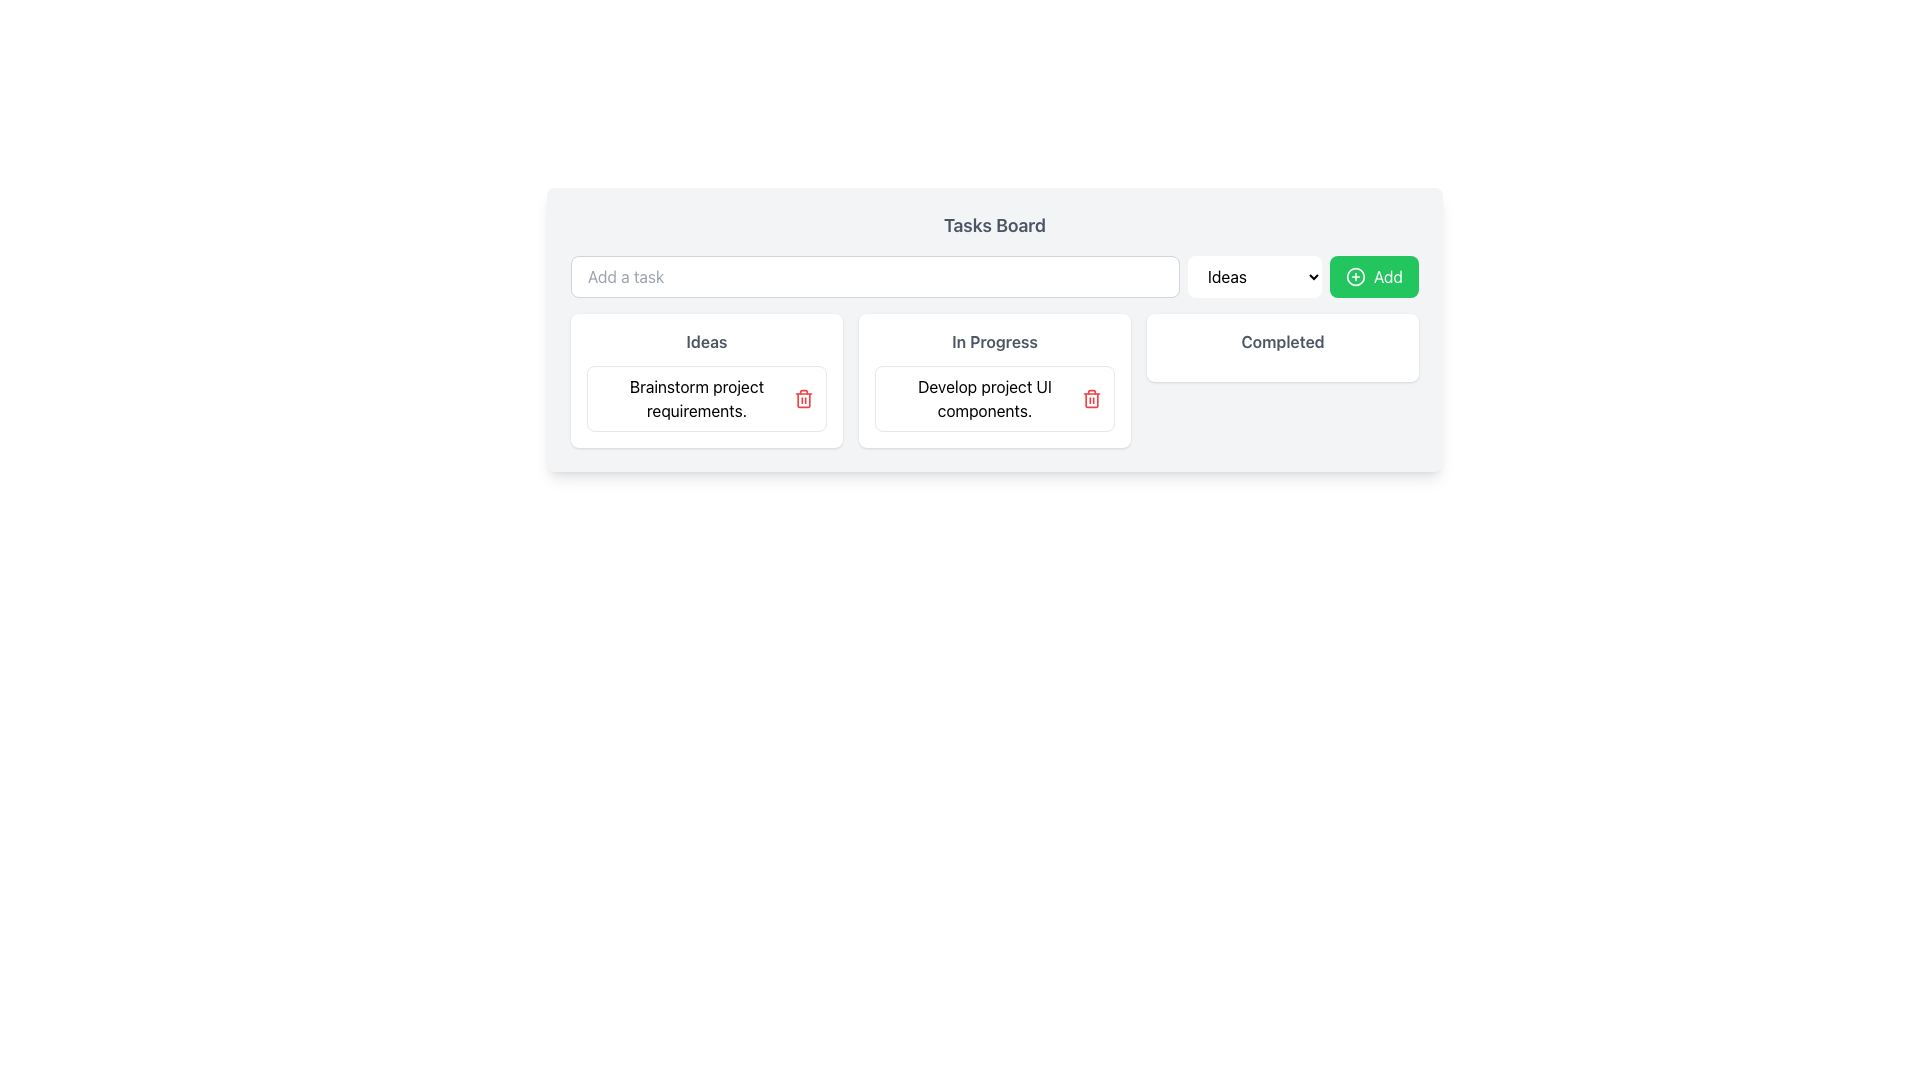 This screenshot has width=1920, height=1080. Describe the element at coordinates (706, 341) in the screenshot. I see `the heading text element located at the upper section of a white rectangular box with rounded corners, which categorizes the contents of the card it is part of` at that location.